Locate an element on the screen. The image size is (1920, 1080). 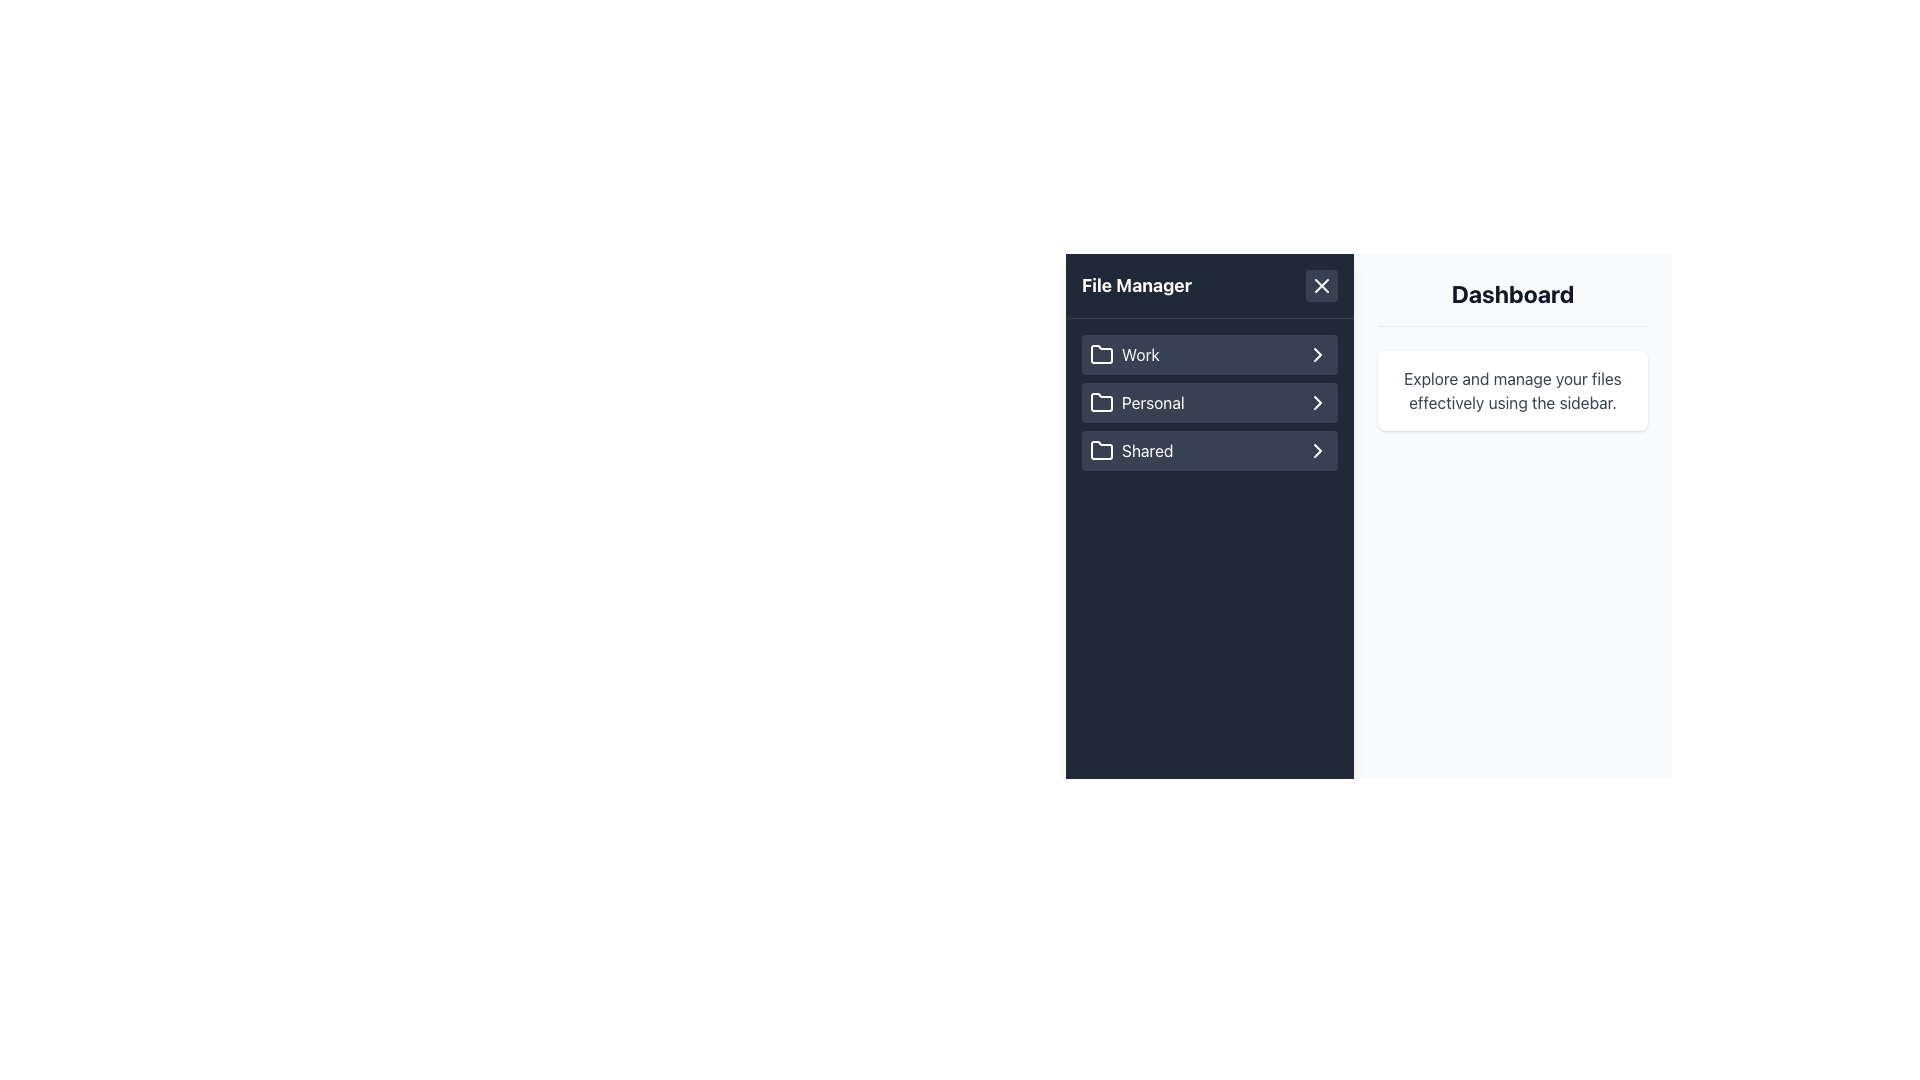
the minimalist folder icon outlined with a white stroke, located to the left of the 'Work' text in the 'File Manager' sidebar menu is located at coordinates (1101, 353).